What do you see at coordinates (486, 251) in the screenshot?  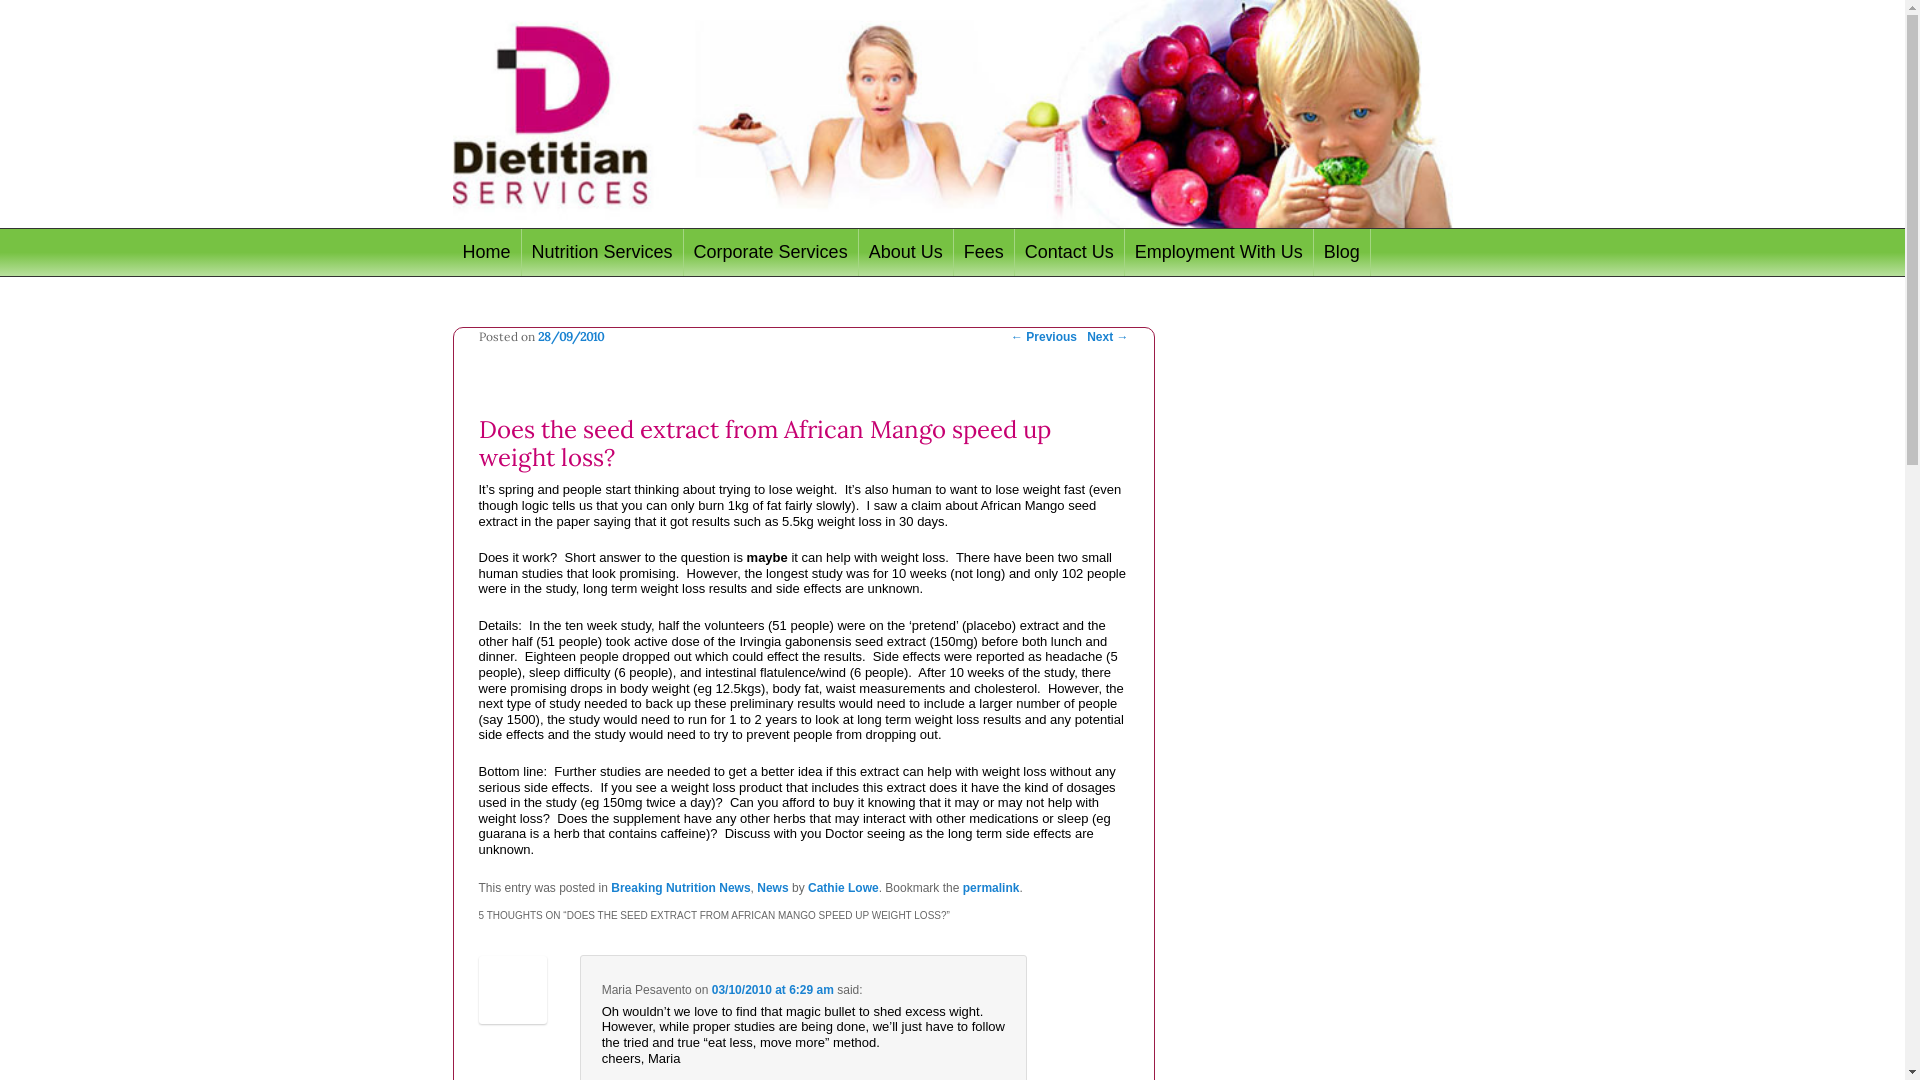 I see `'Home'` at bounding box center [486, 251].